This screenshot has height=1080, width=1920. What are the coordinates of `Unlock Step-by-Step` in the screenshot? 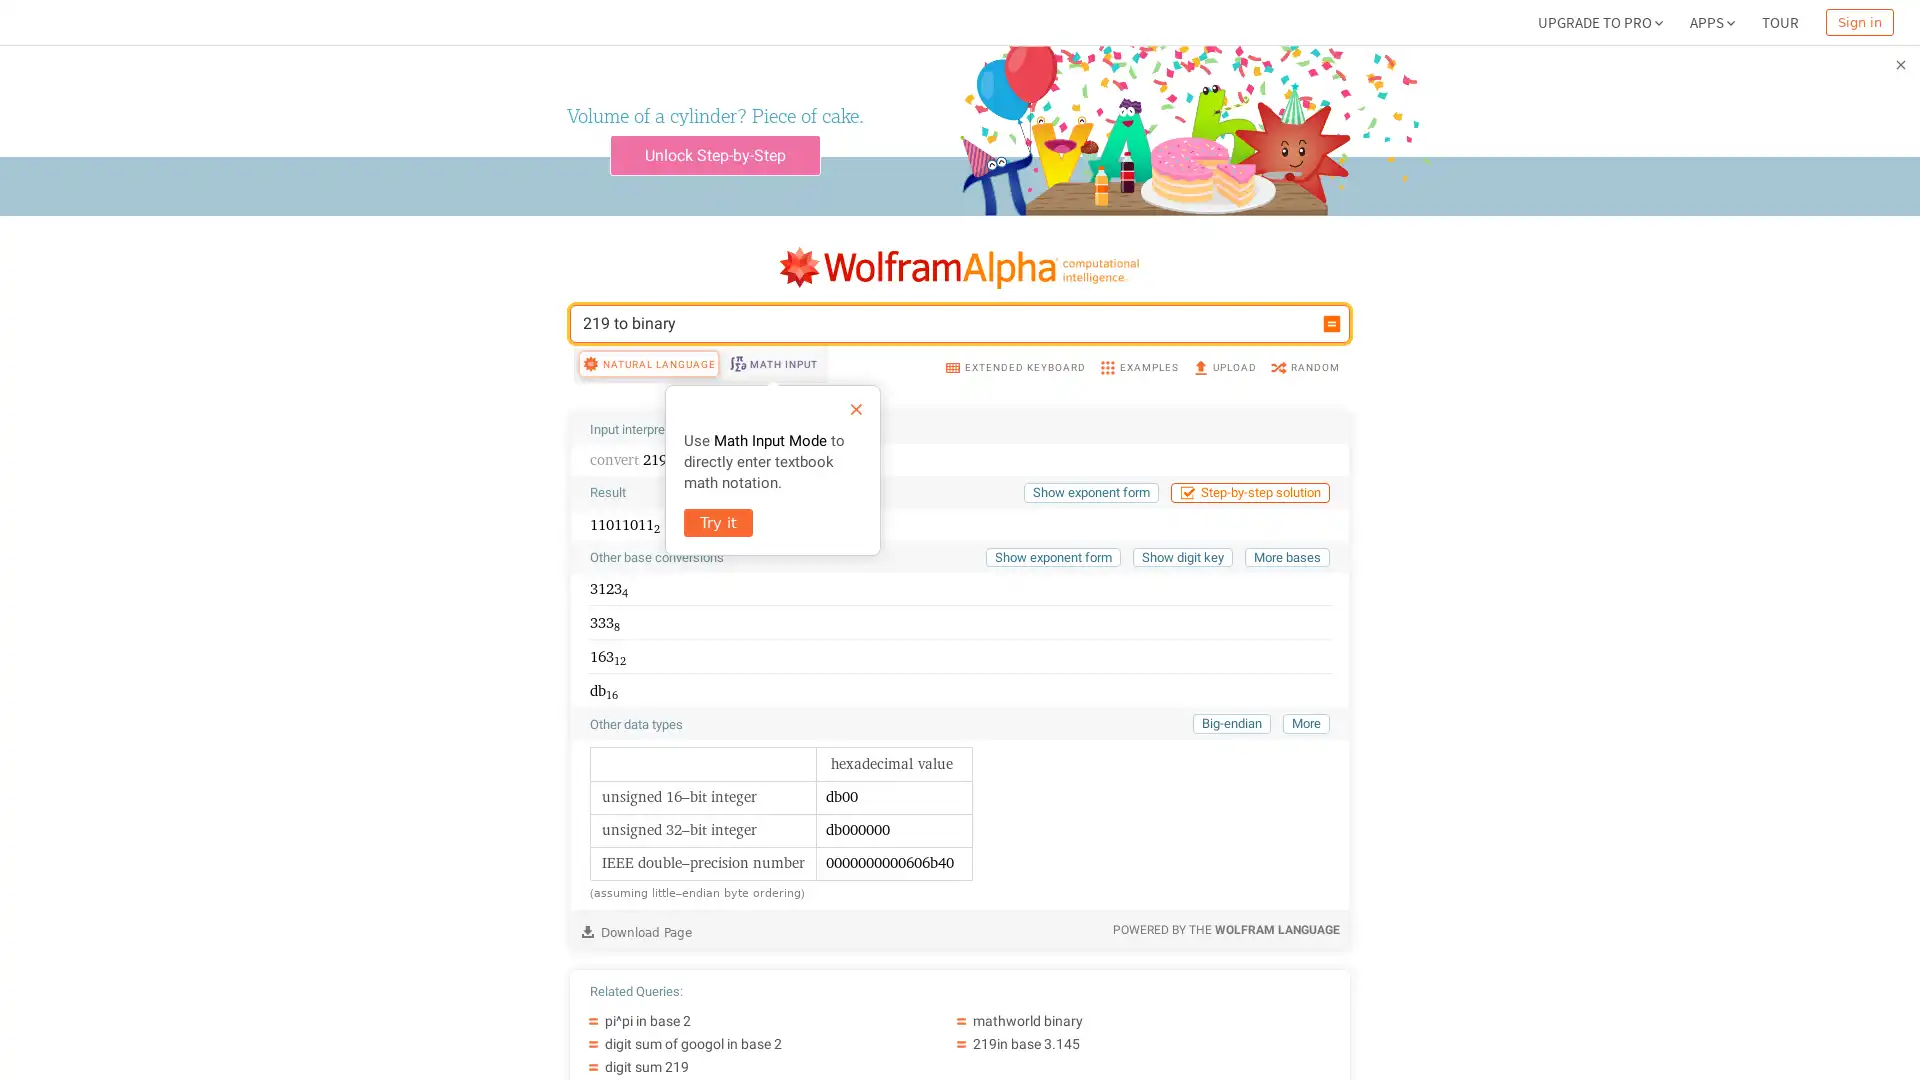 It's located at (714, 154).